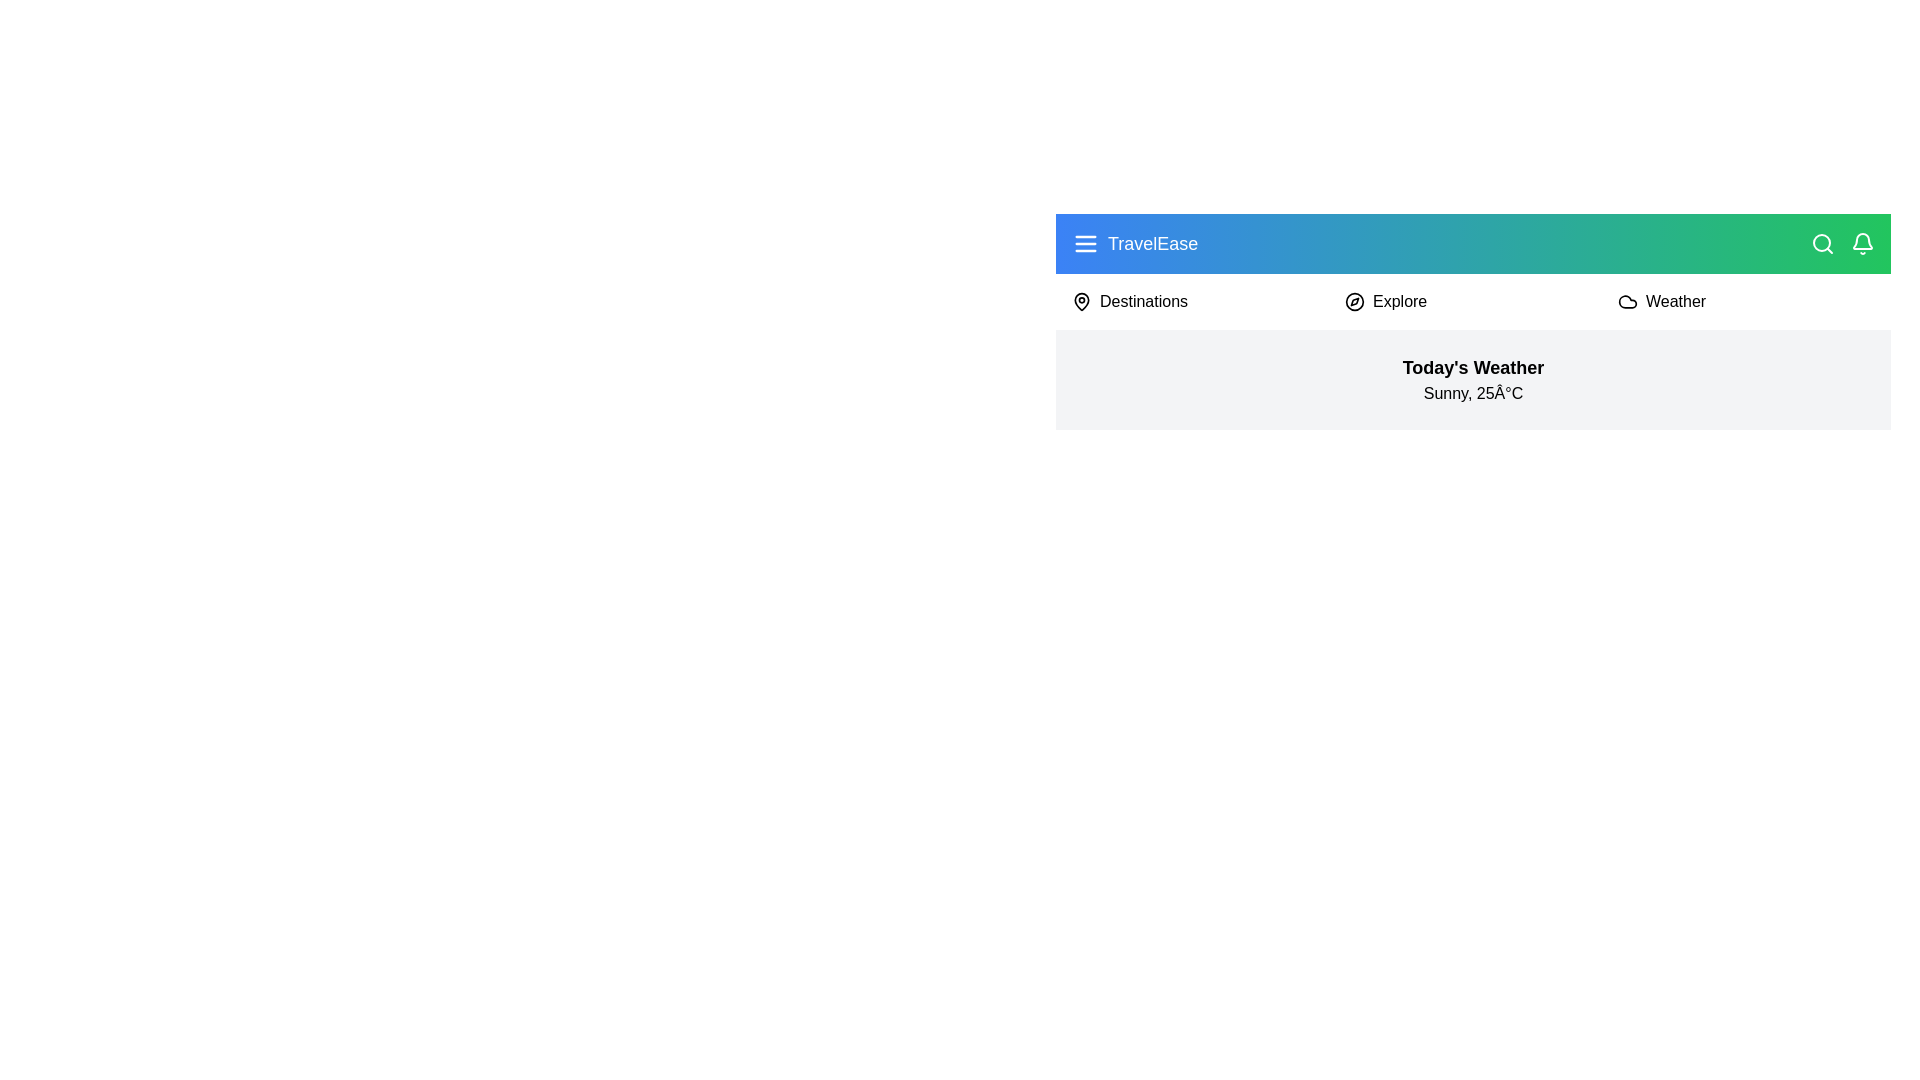 The width and height of the screenshot is (1920, 1080). Describe the element at coordinates (1473, 380) in the screenshot. I see `the 'Today's Weather' section to interact with it` at that location.